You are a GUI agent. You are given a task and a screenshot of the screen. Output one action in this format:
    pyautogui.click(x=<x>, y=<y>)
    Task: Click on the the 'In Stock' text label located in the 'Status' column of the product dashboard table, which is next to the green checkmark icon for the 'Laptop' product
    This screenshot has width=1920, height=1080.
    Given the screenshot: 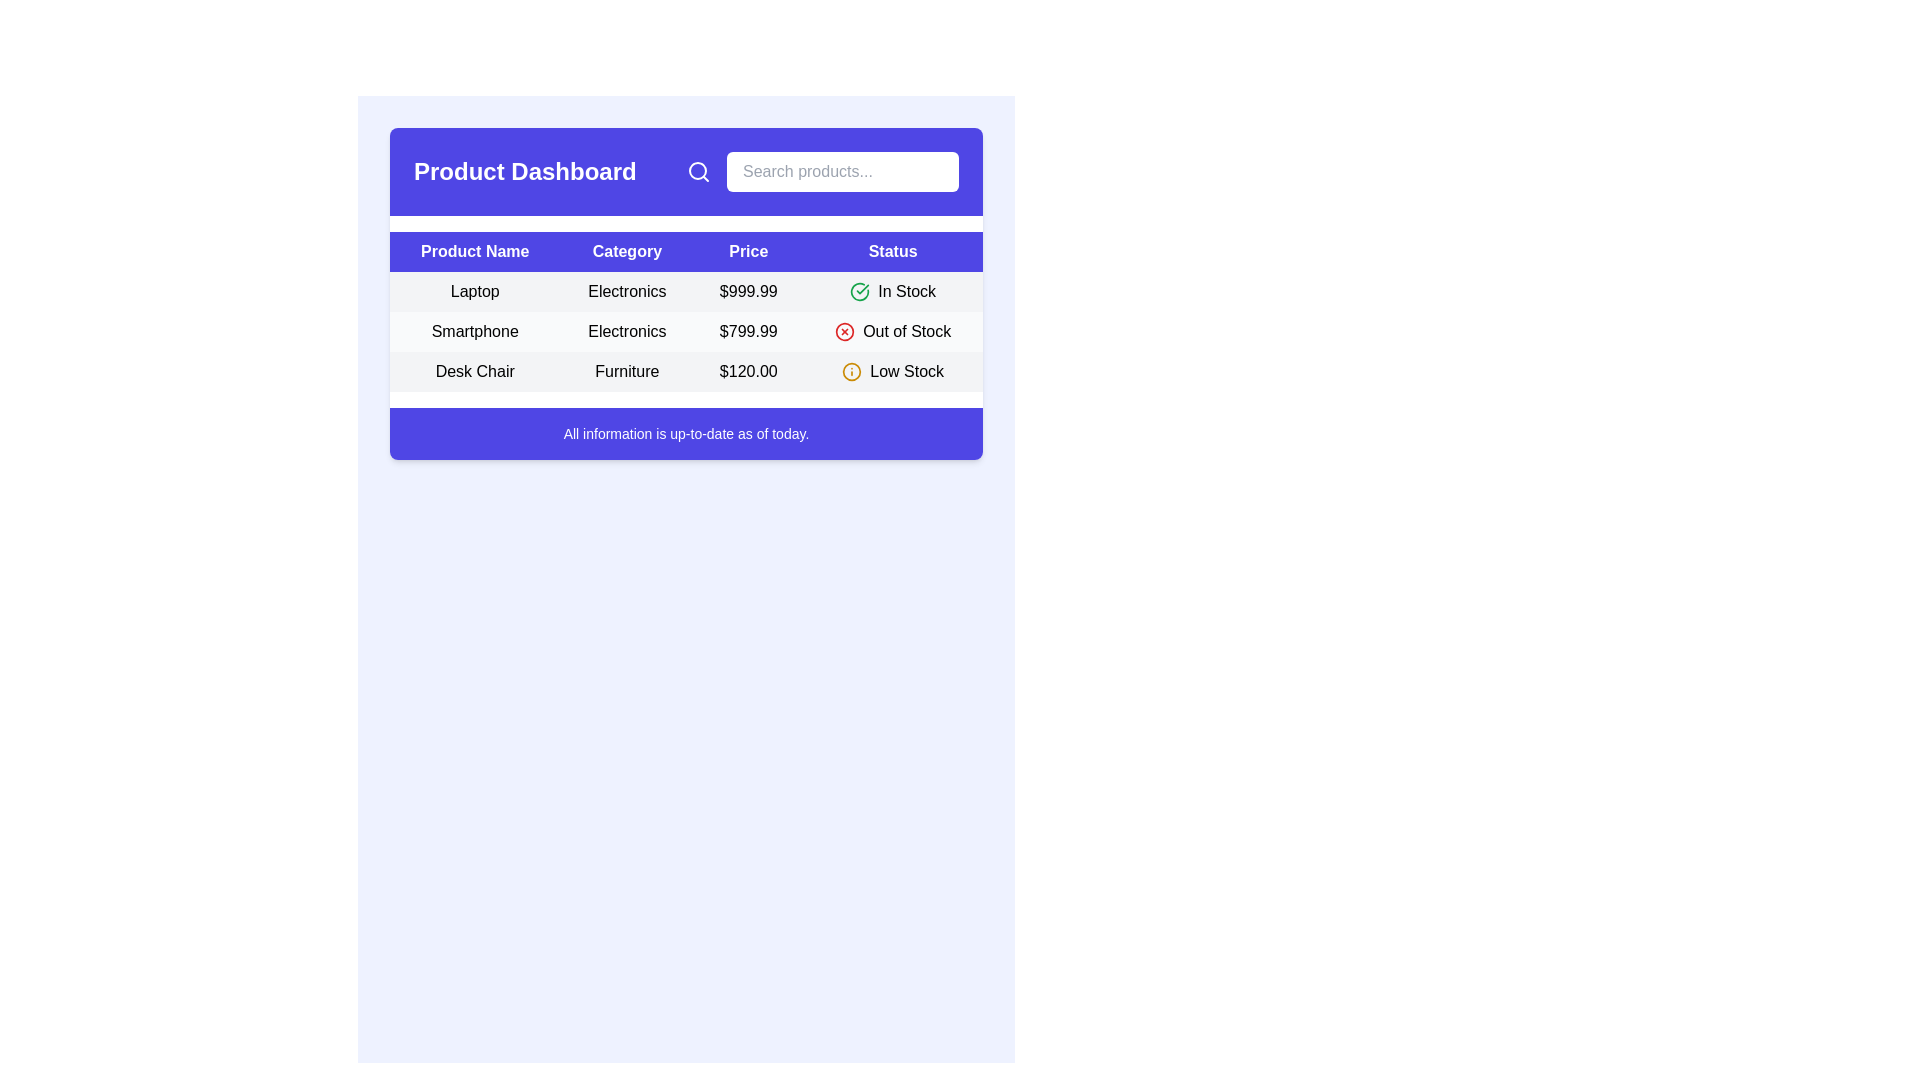 What is the action you would take?
    pyautogui.click(x=906, y=292)
    